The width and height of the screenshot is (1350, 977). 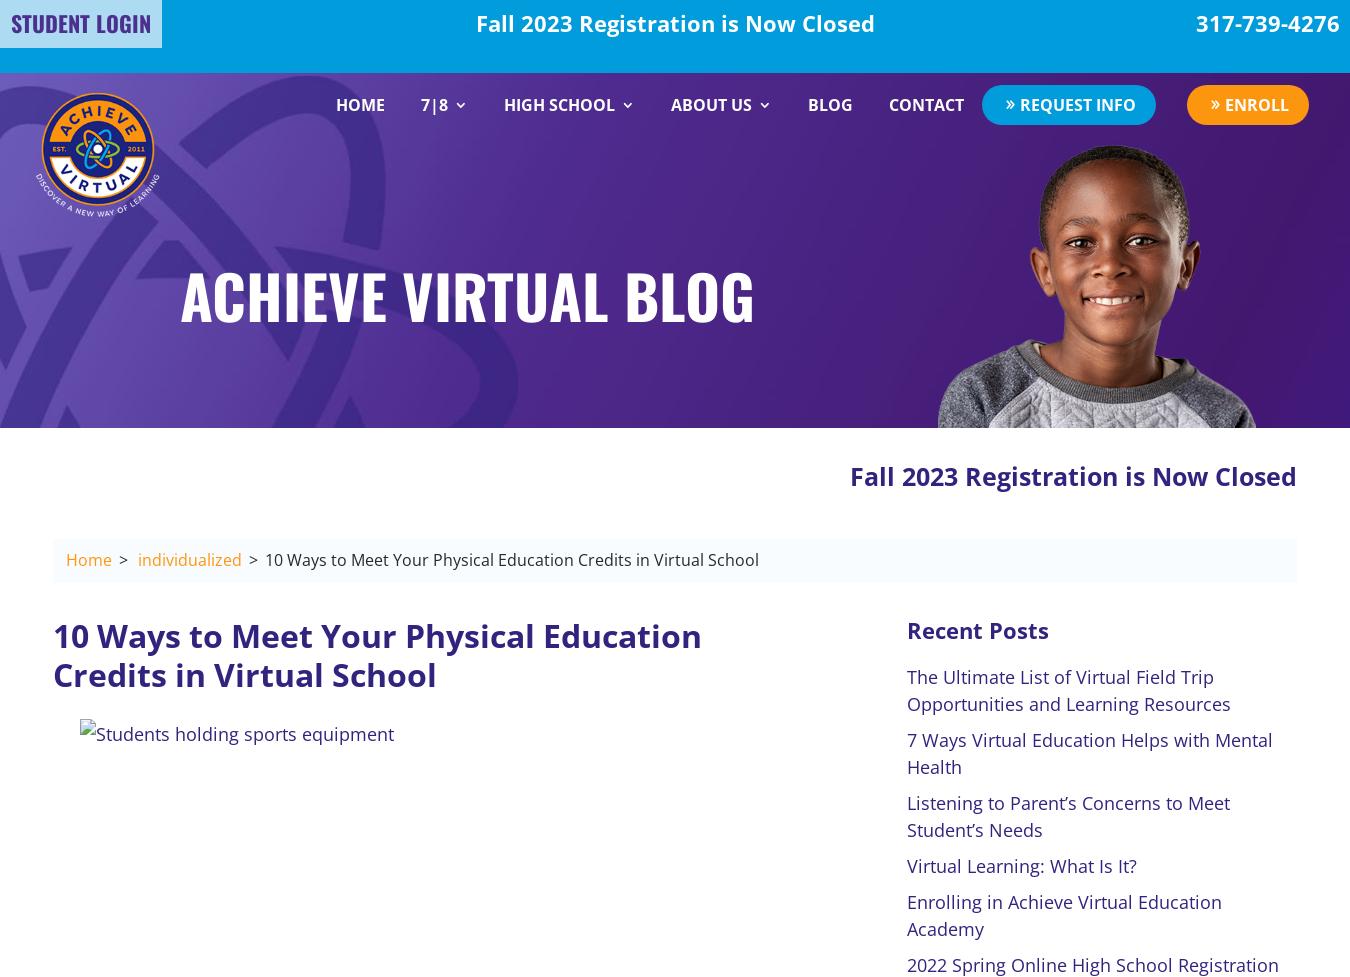 What do you see at coordinates (713, 266) in the screenshot?
I see `'Goals'` at bounding box center [713, 266].